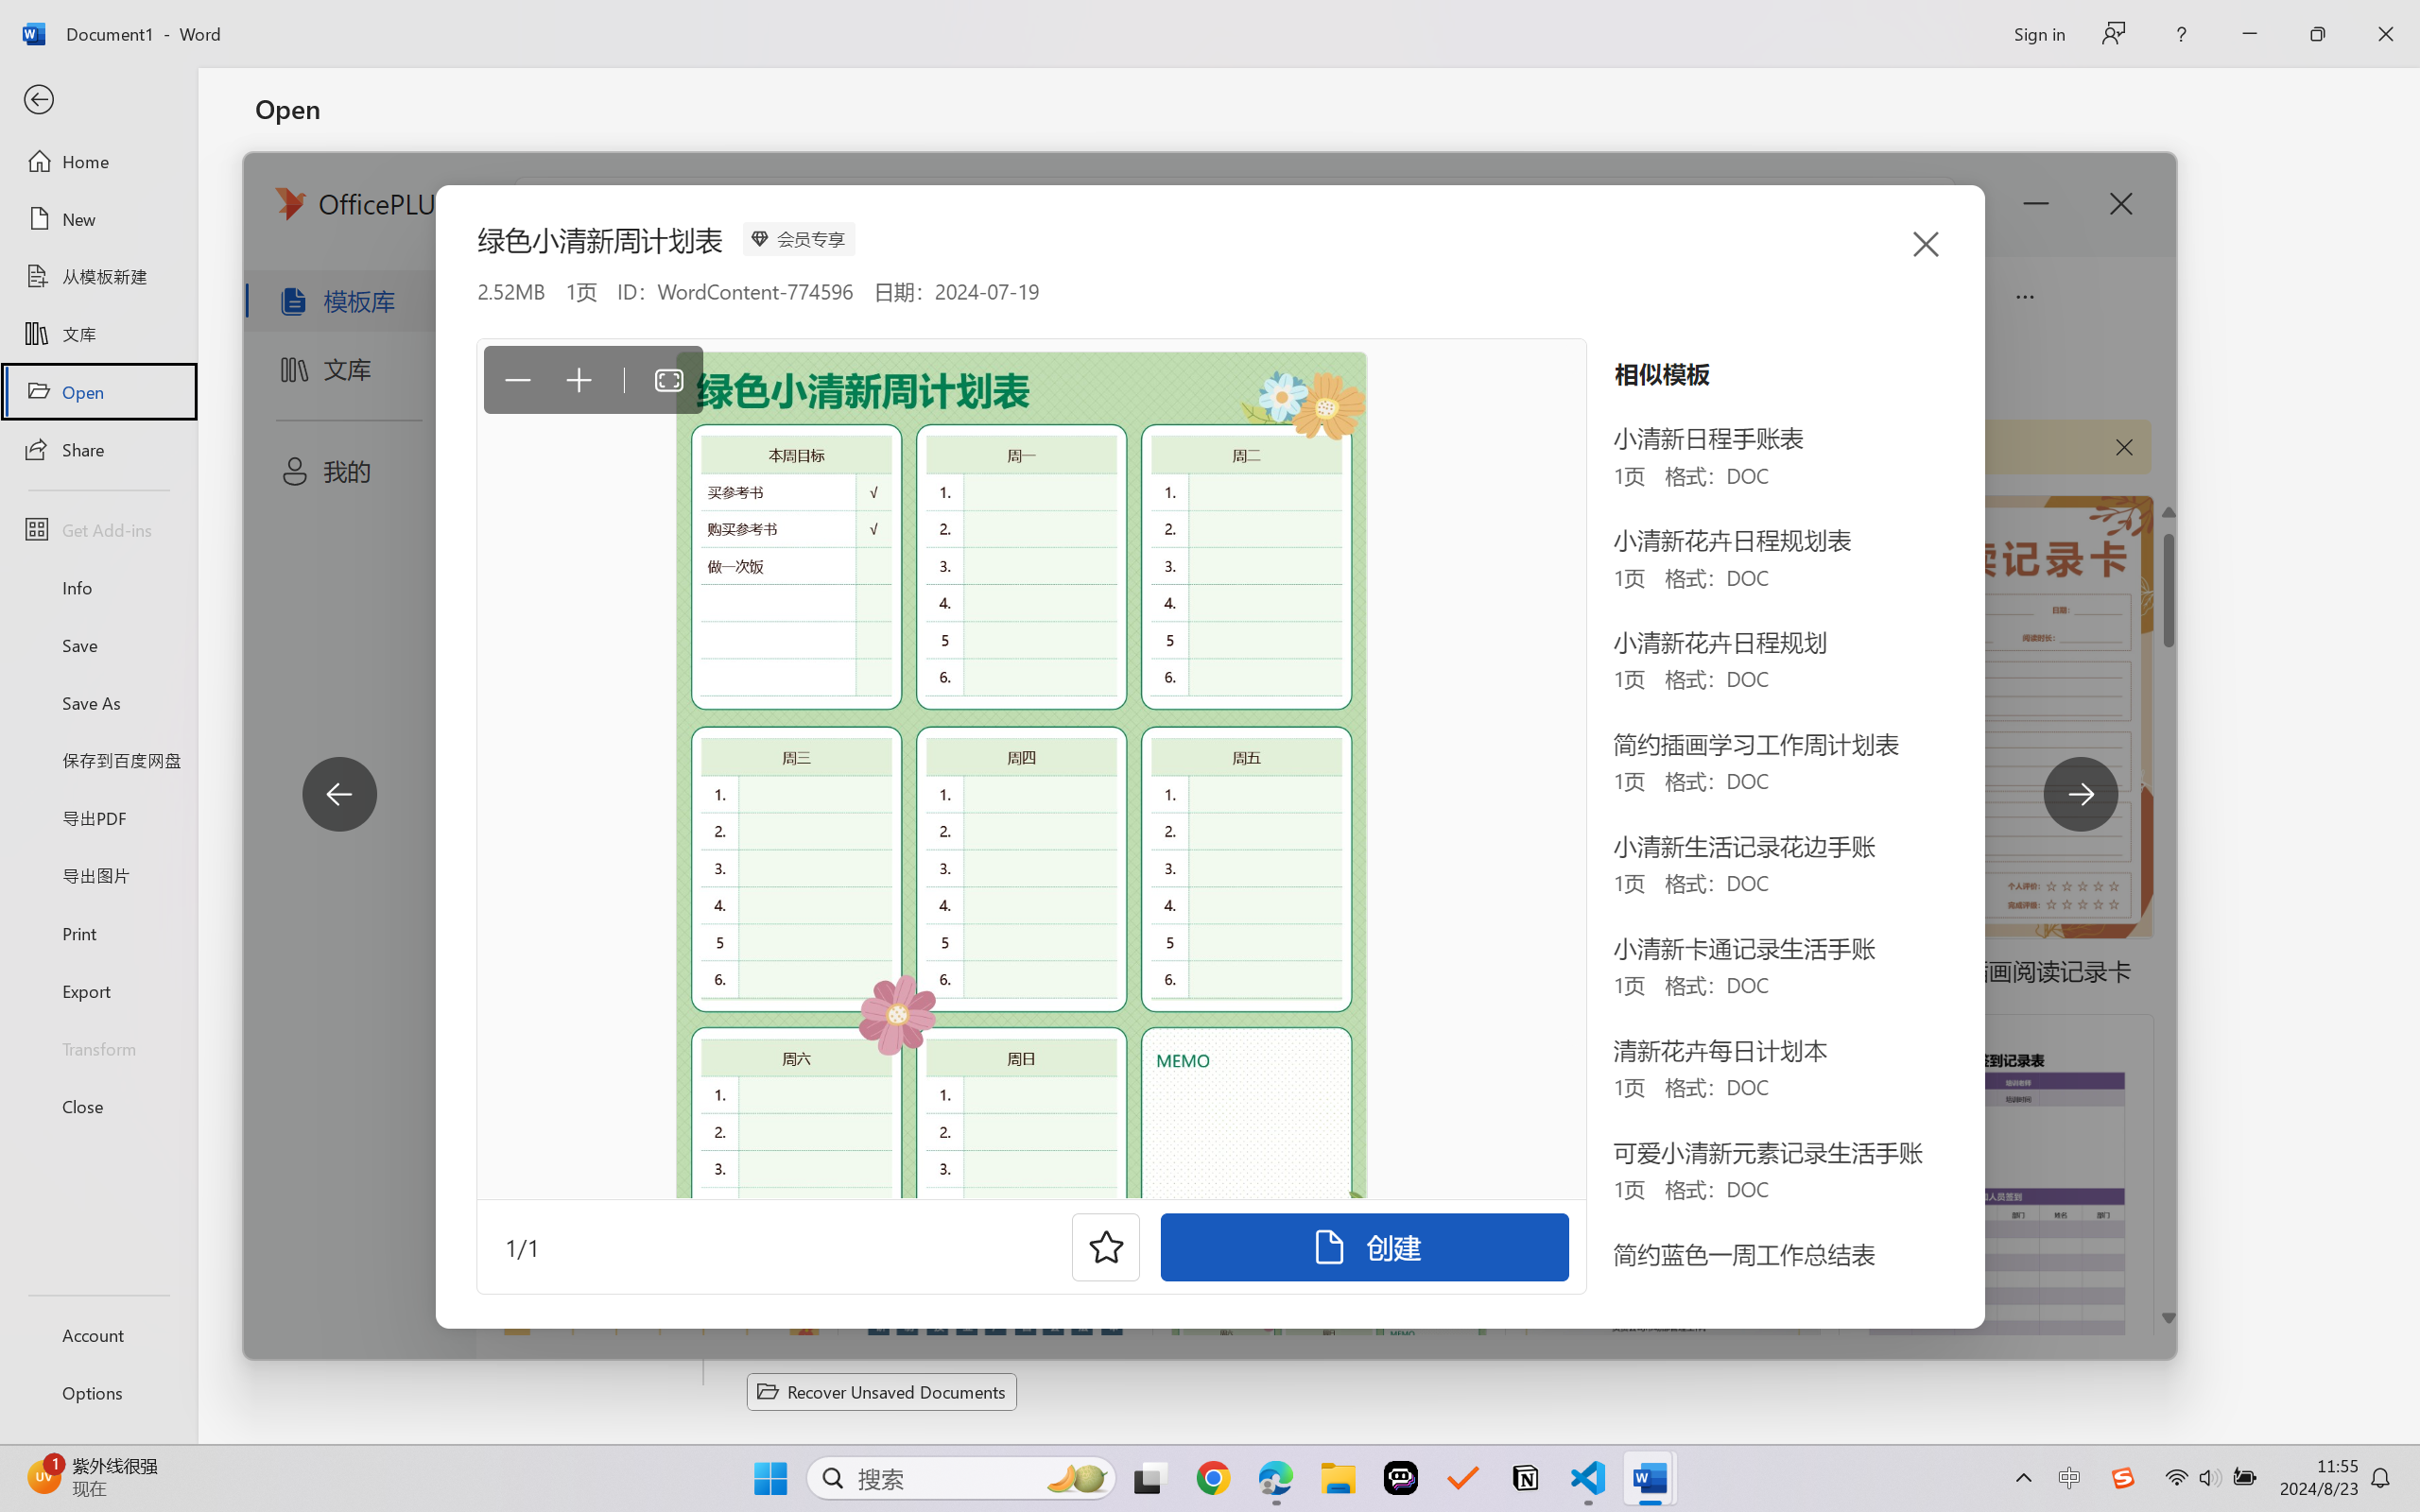 This screenshot has height=1512, width=2420. I want to click on 'New', so click(97, 217).